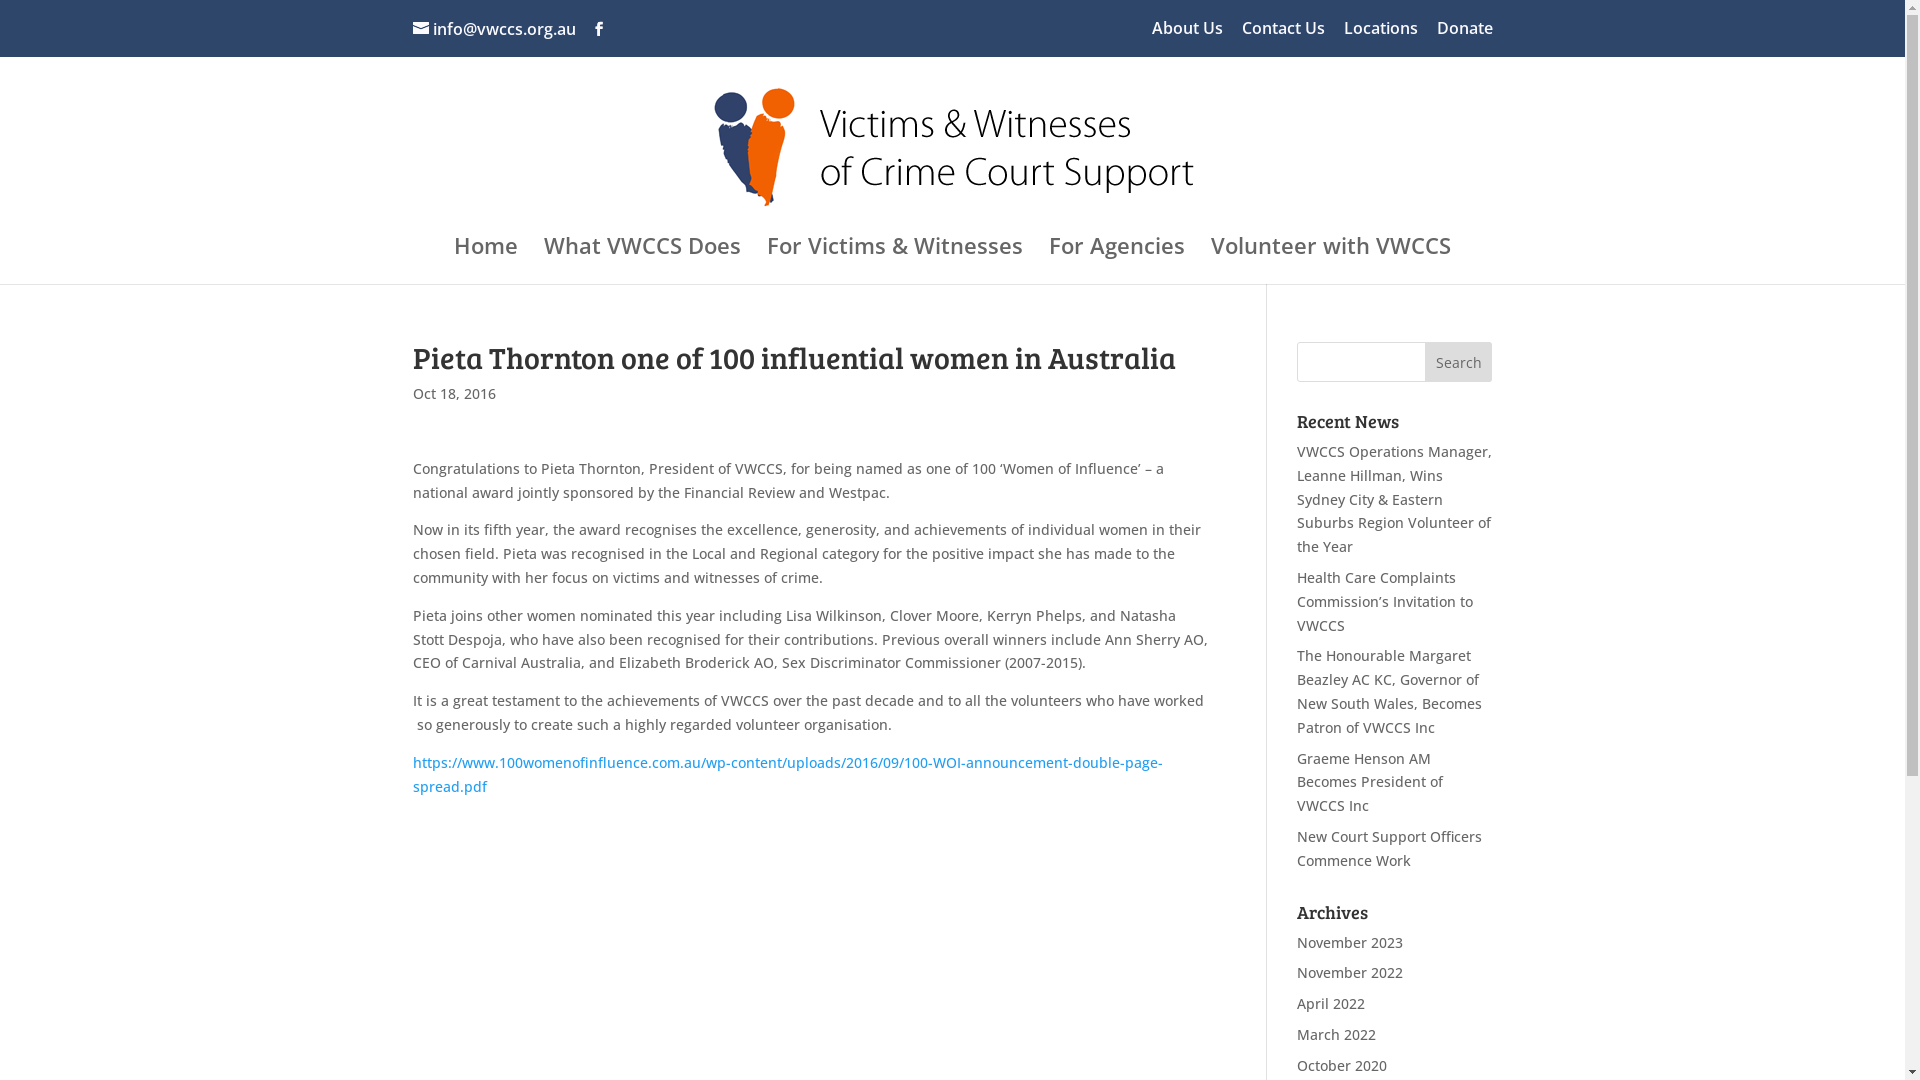 The height and width of the screenshot is (1080, 1920). Describe the element at coordinates (1330, 1003) in the screenshot. I see `'April 2022'` at that location.